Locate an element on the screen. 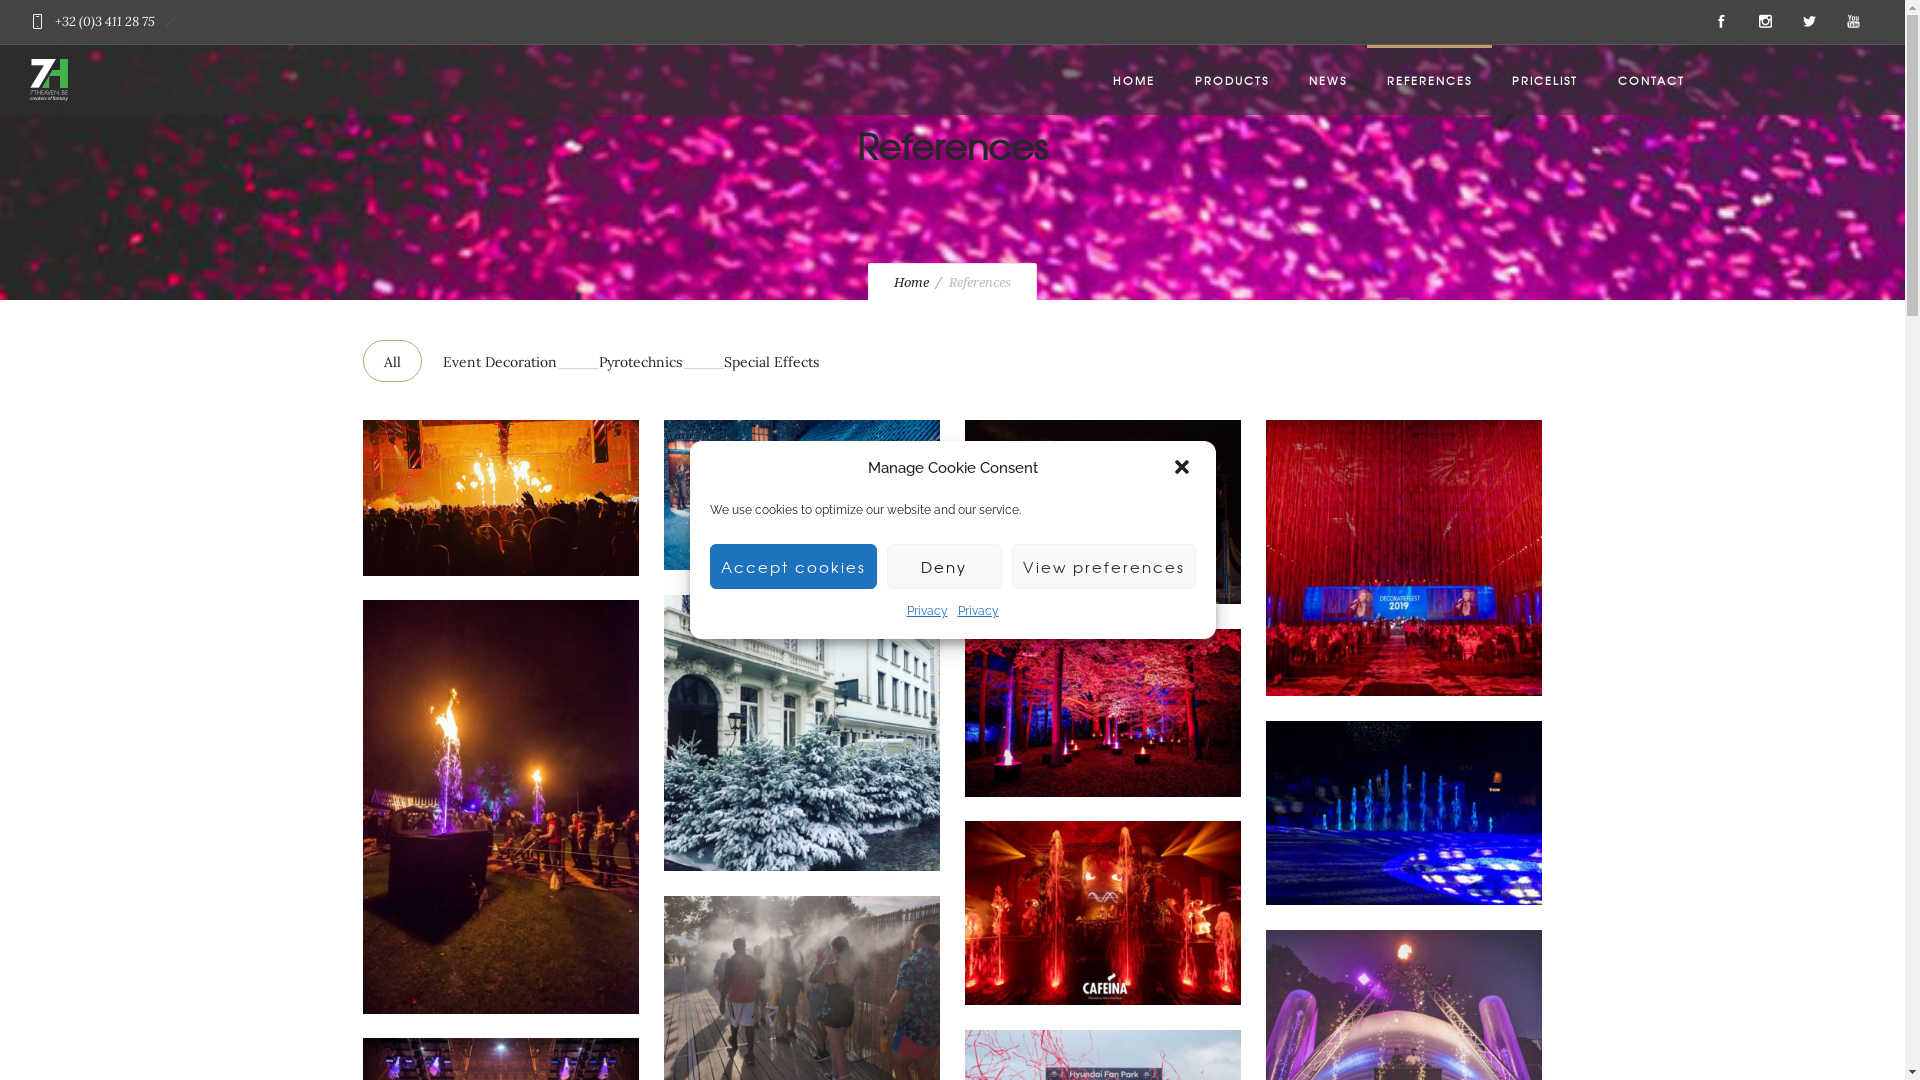 The image size is (1920, 1080). 'HOME' is located at coordinates (1133, 79).